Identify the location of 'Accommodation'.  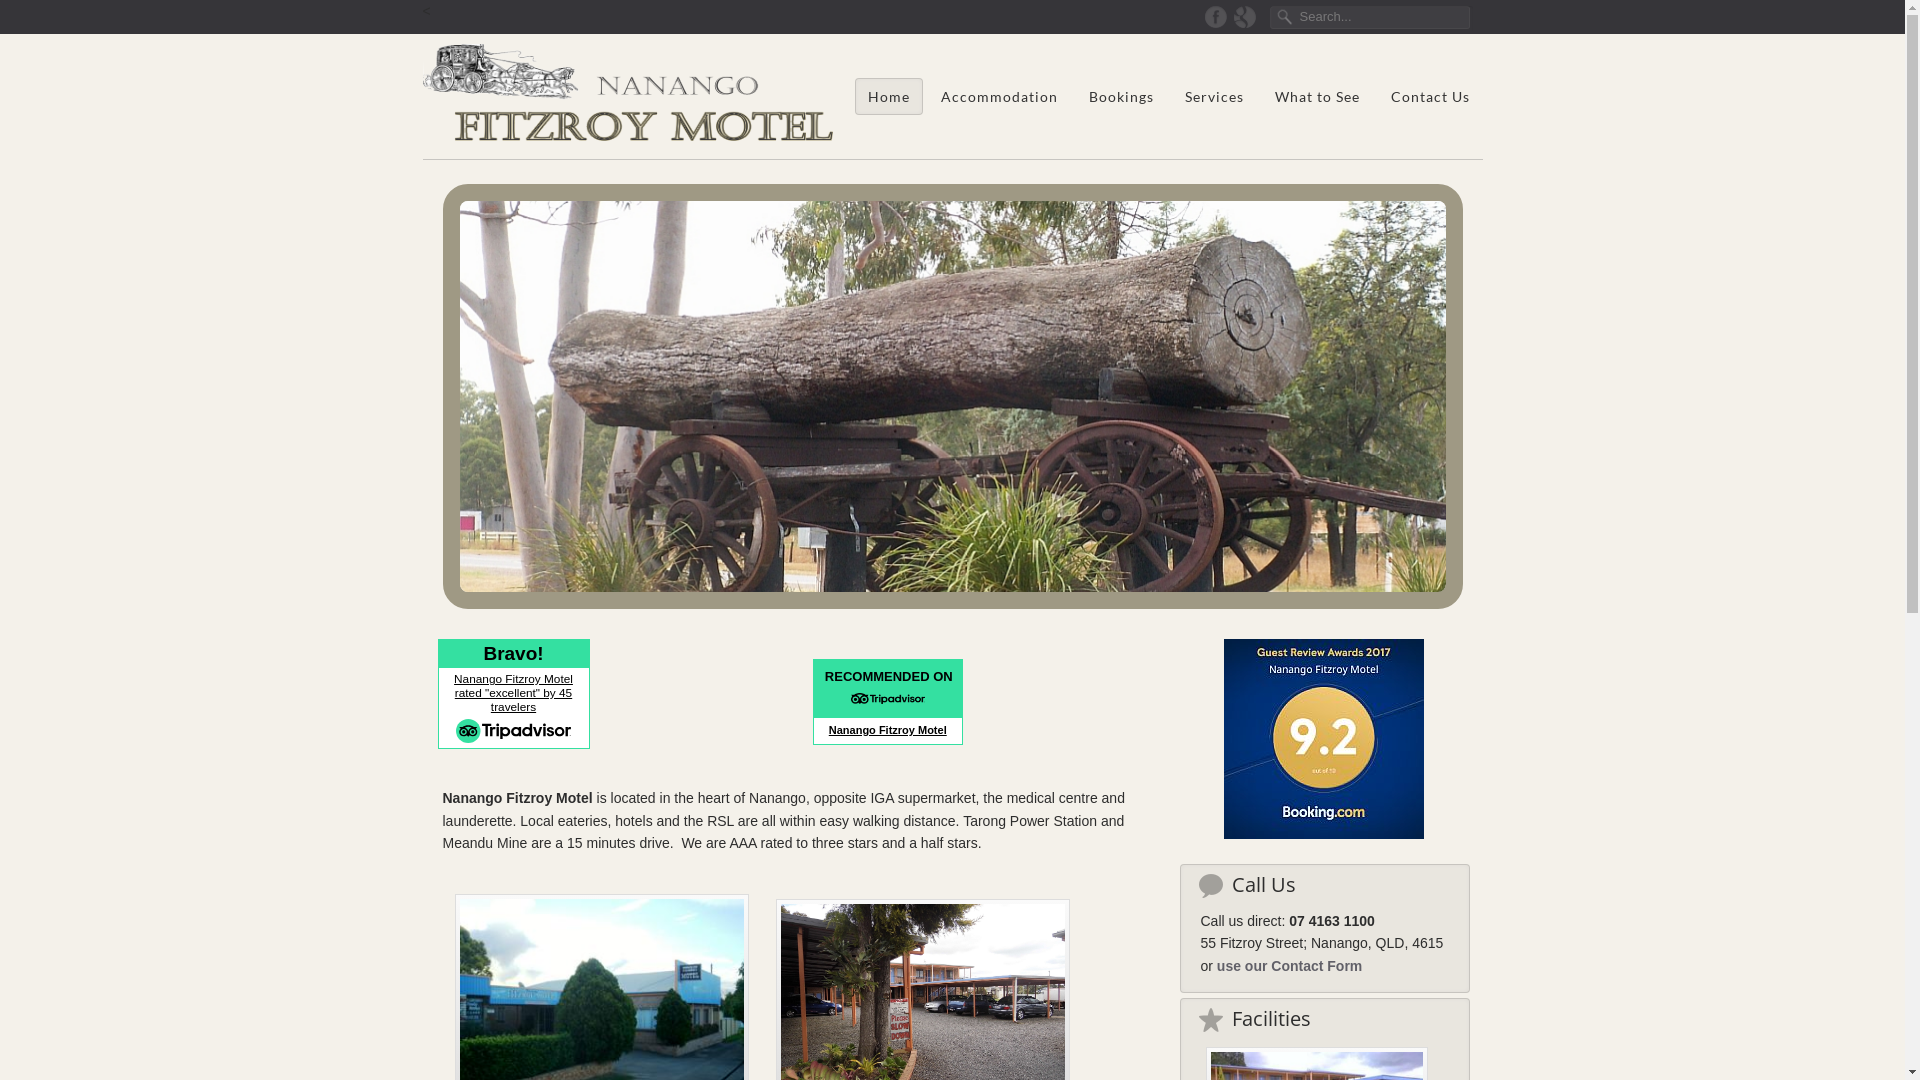
(998, 96).